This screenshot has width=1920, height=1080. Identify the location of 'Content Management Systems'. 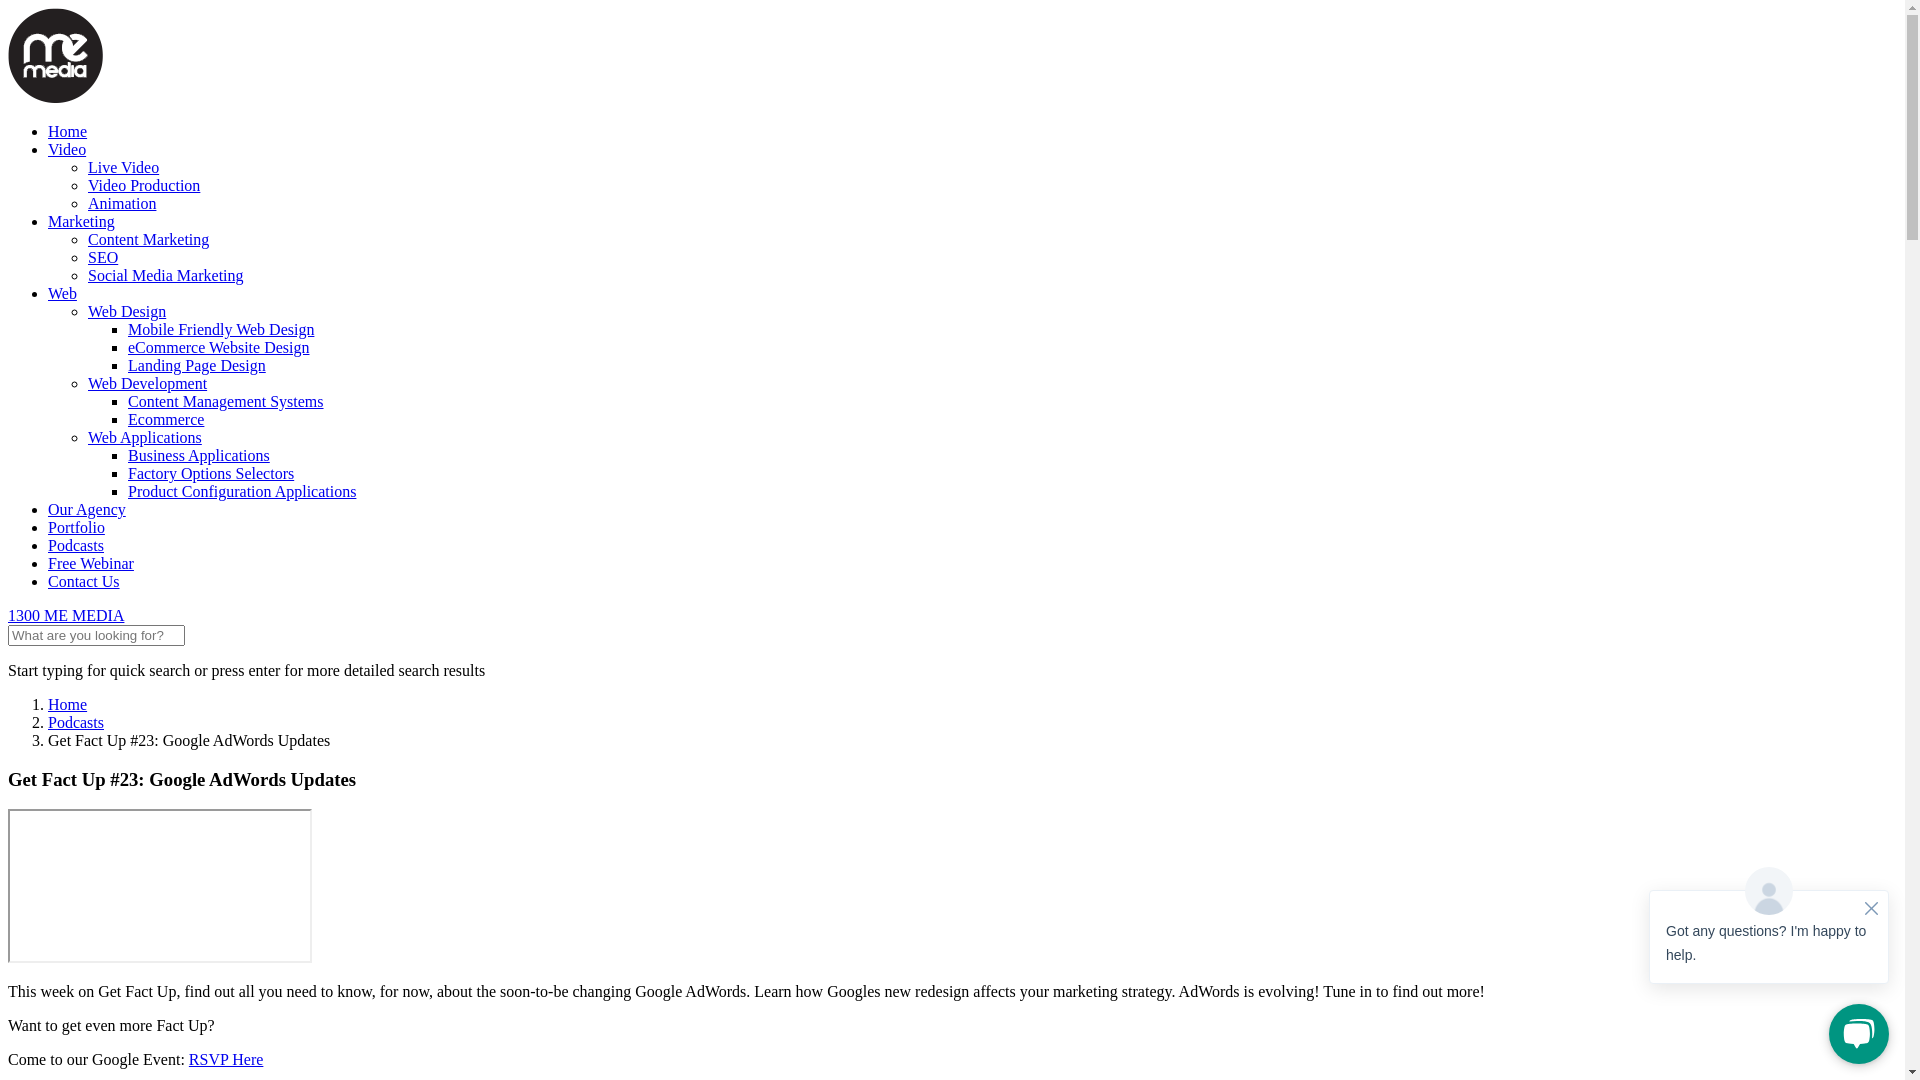
(225, 401).